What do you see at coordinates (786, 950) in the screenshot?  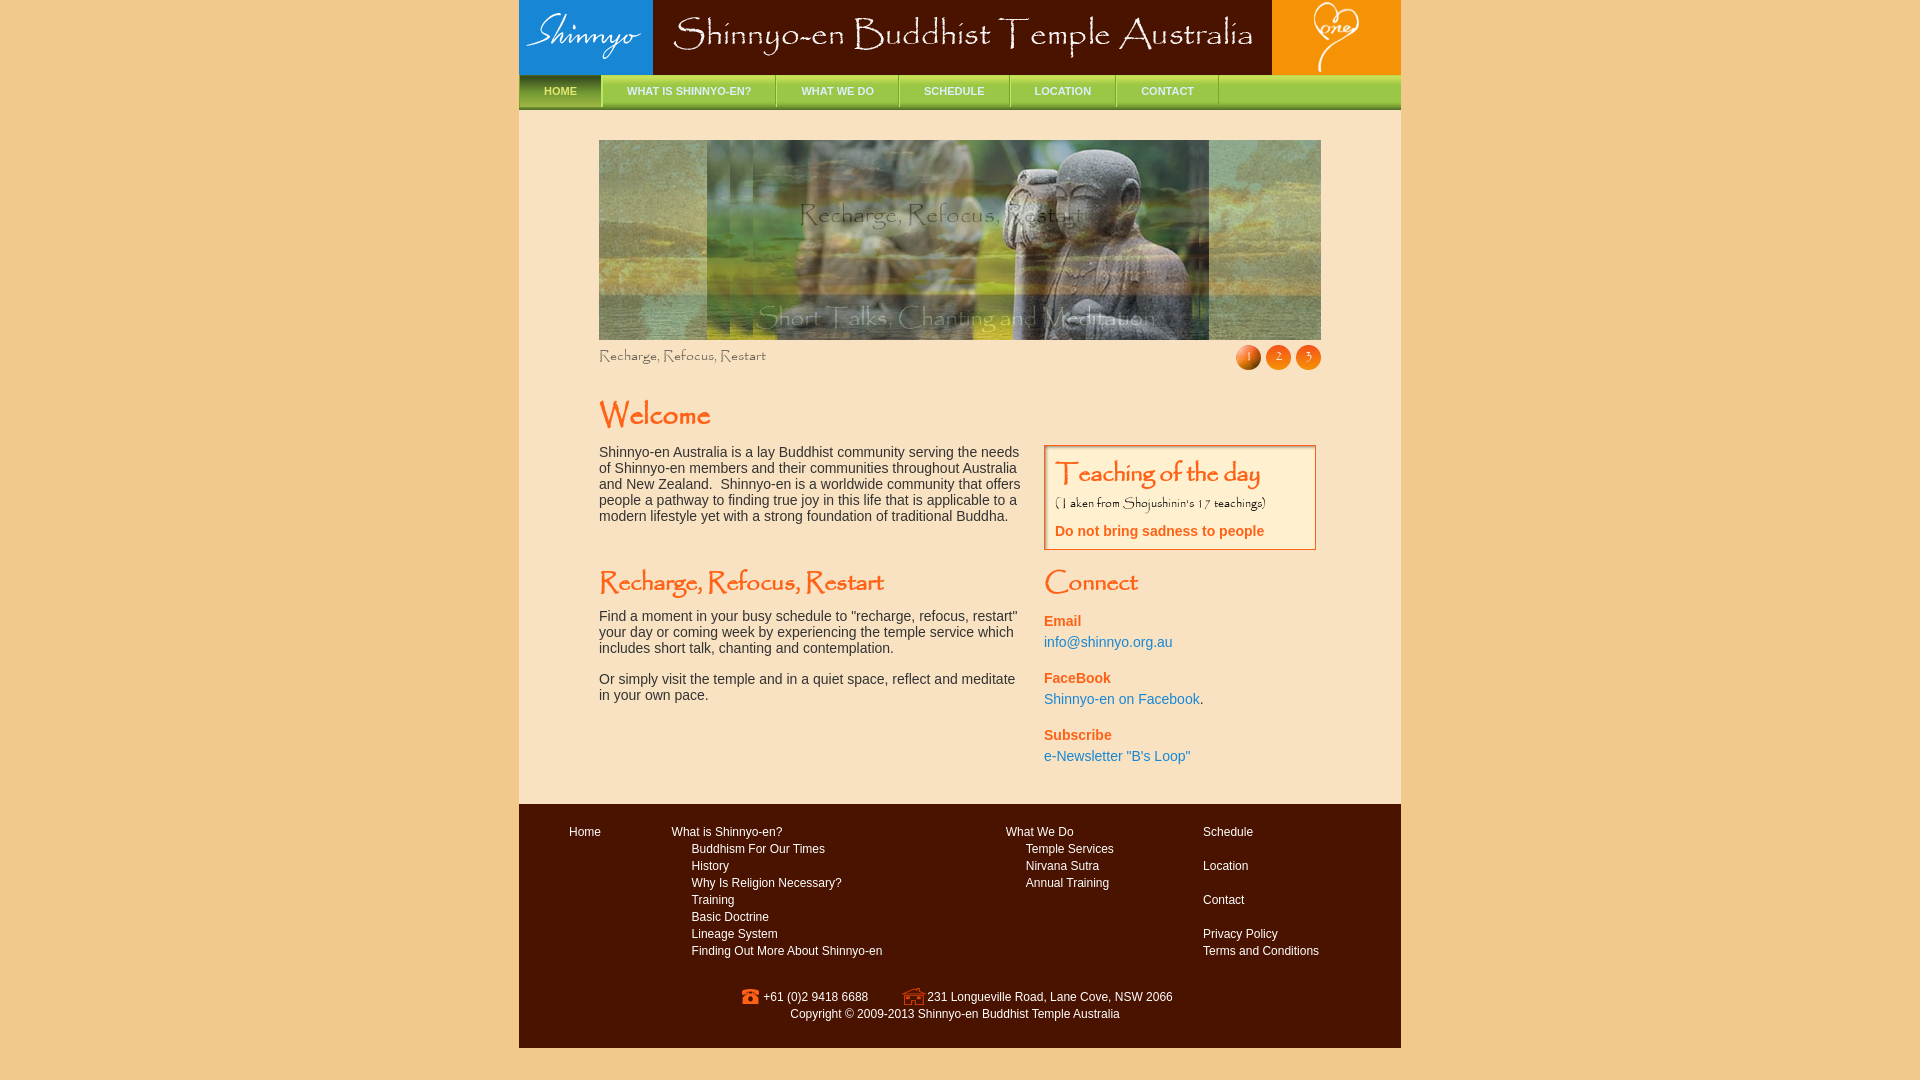 I see `'Finding Out More About Shinnyo-en'` at bounding box center [786, 950].